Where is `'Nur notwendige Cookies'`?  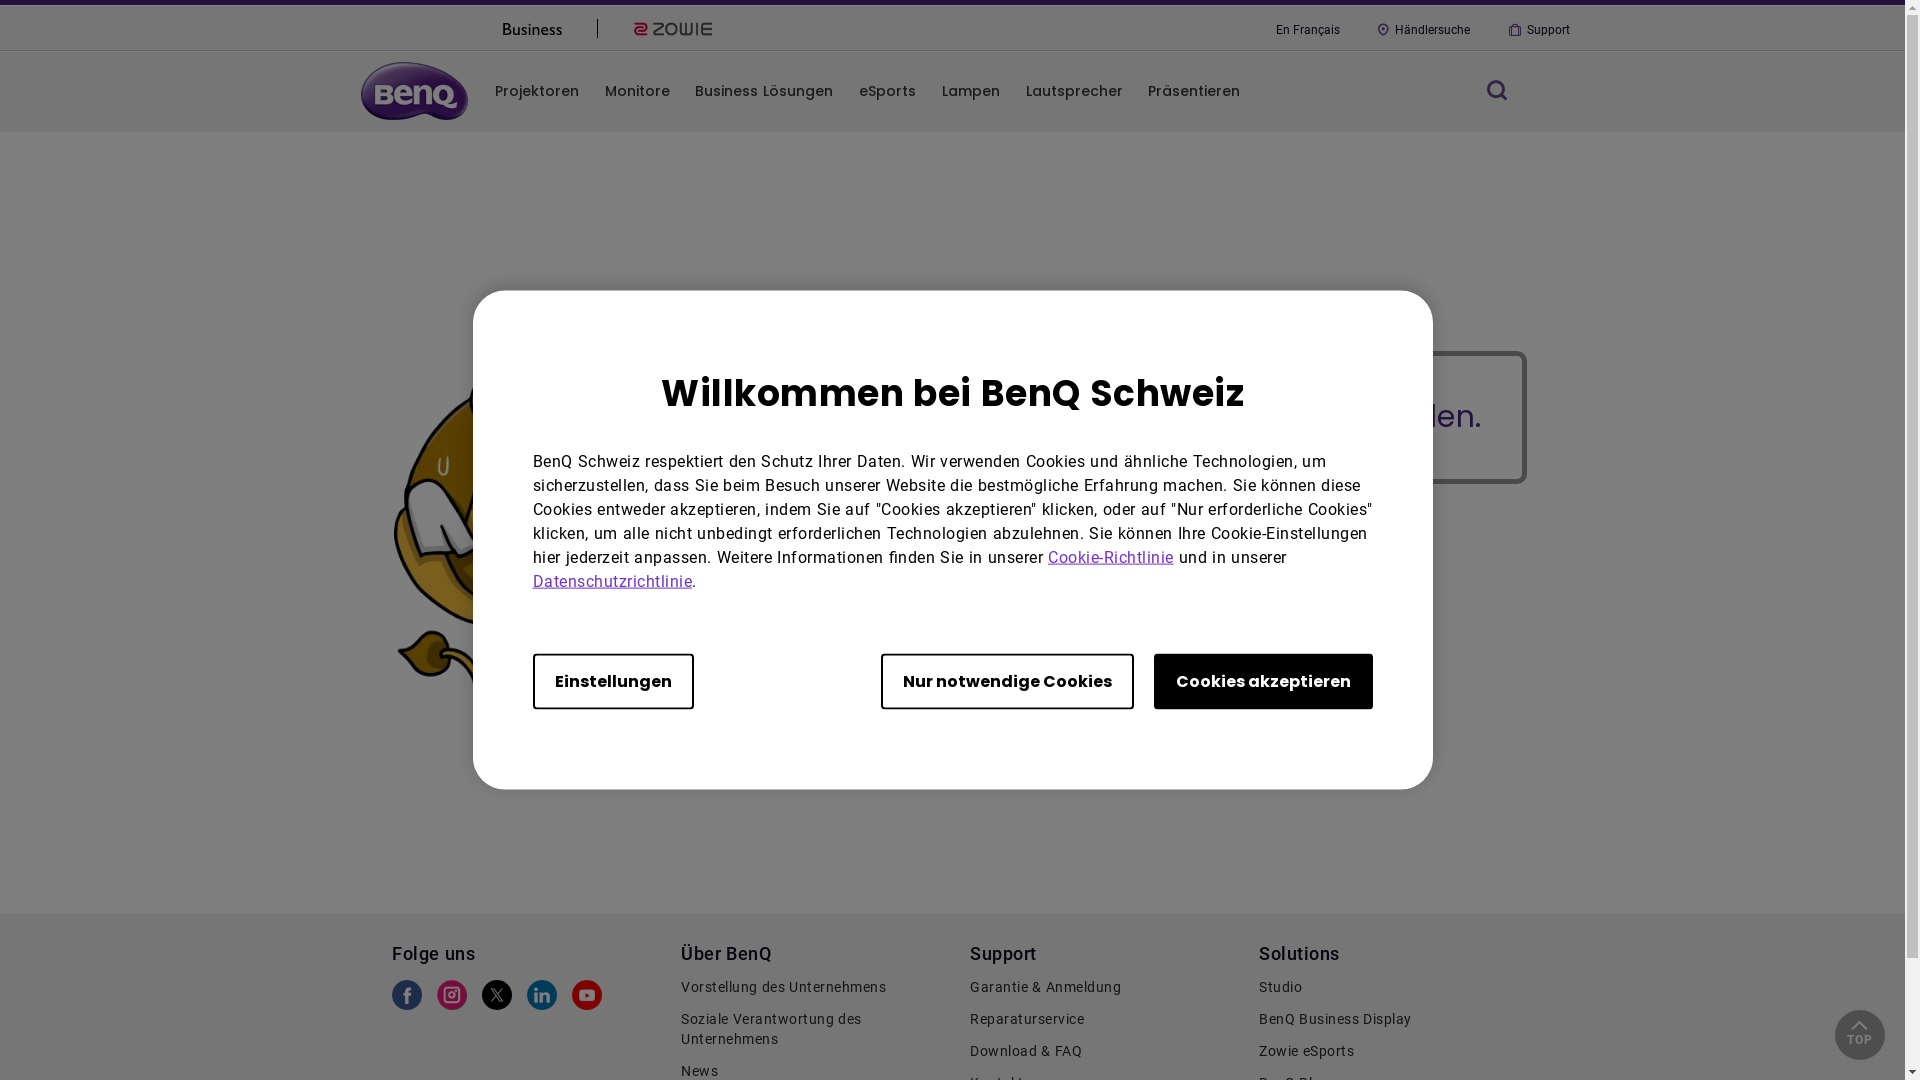 'Nur notwendige Cookies' is located at coordinates (1006, 680).